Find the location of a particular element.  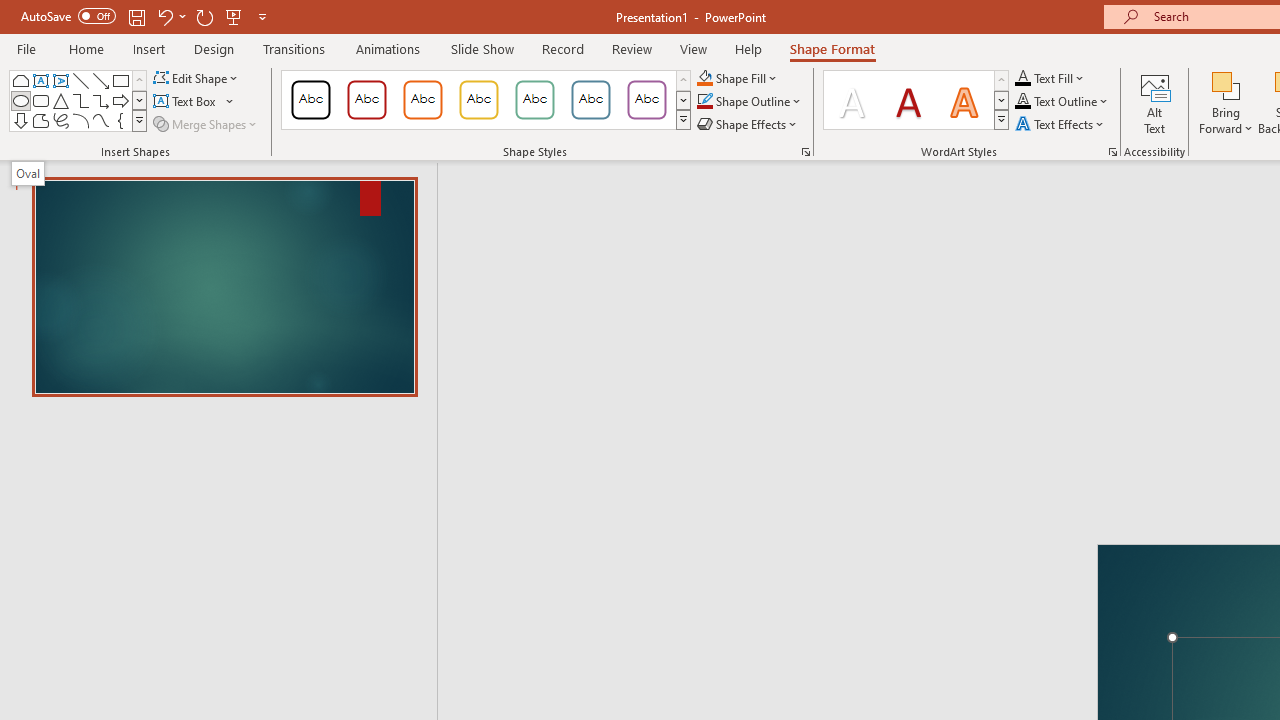

'Draw Horizontal Text Box' is located at coordinates (186, 101).